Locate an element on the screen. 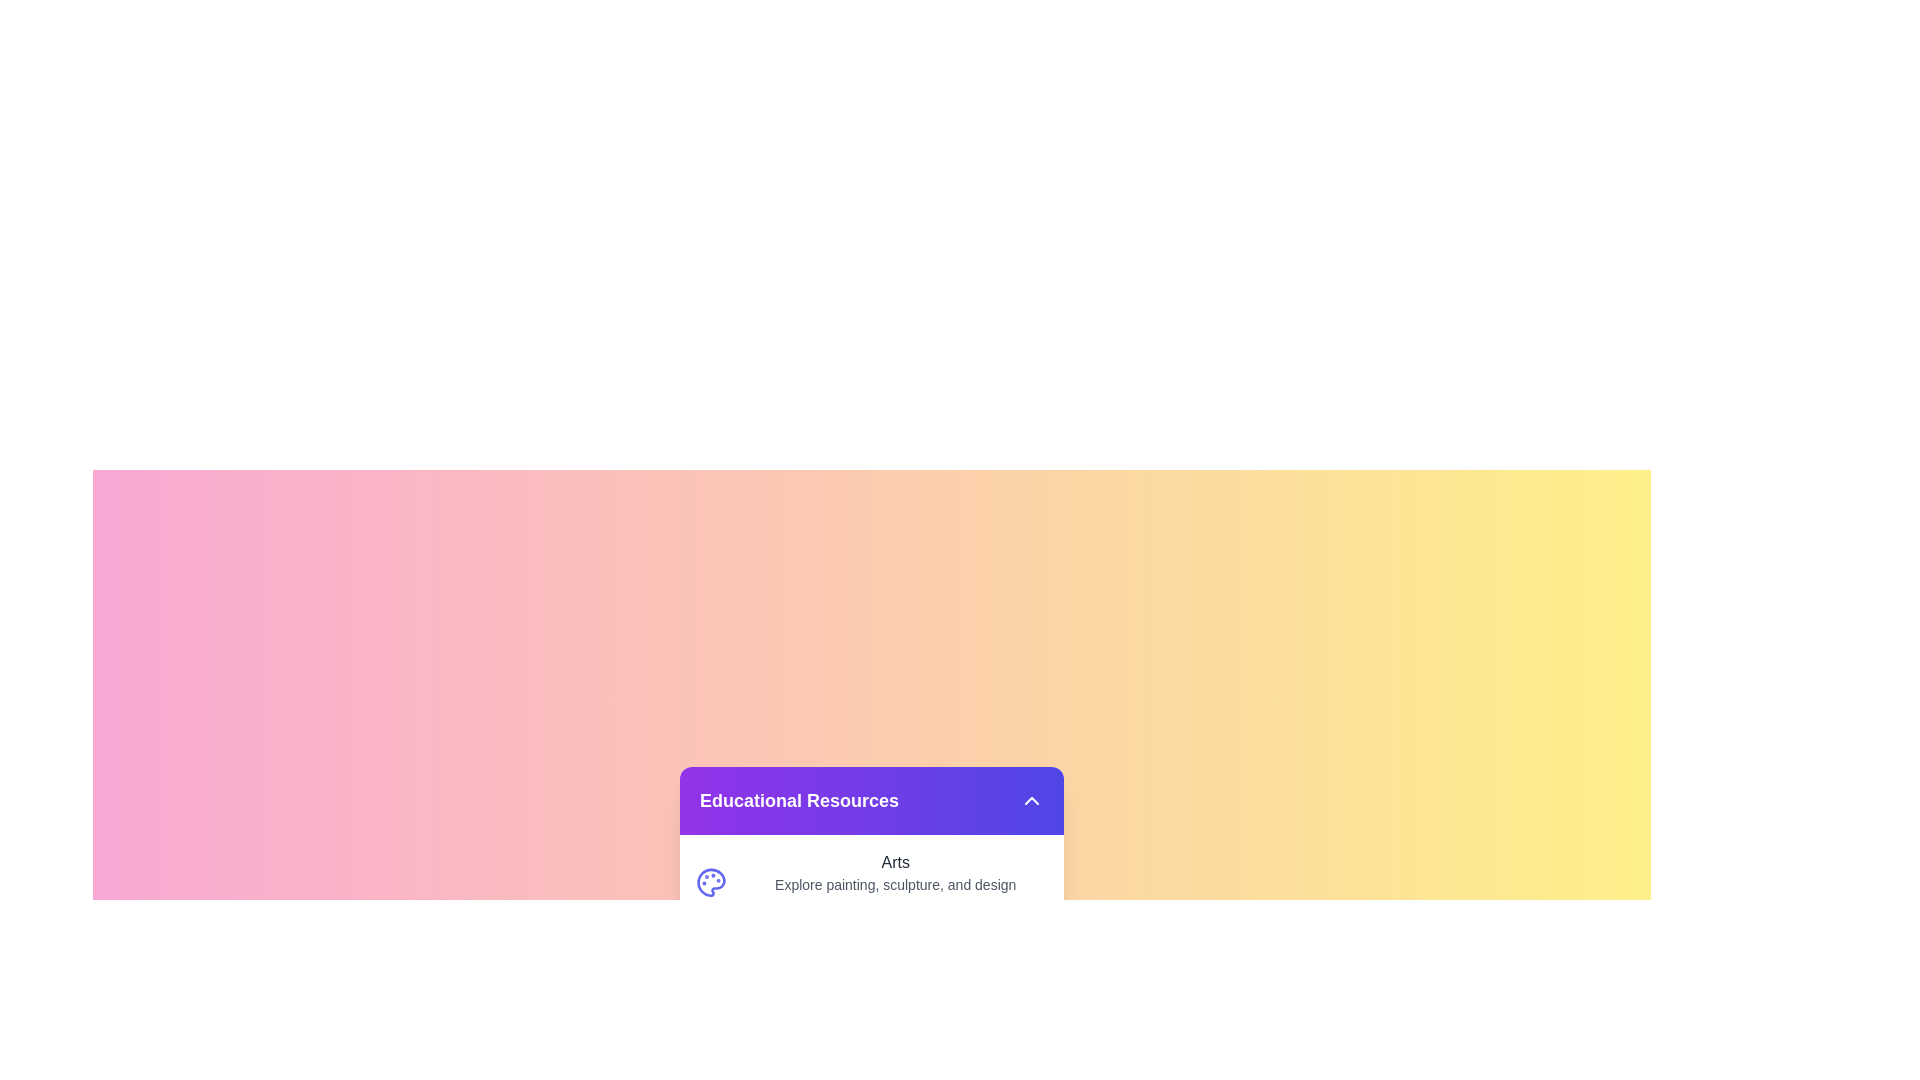  the resource item corresponding to Arts is located at coordinates (872, 881).